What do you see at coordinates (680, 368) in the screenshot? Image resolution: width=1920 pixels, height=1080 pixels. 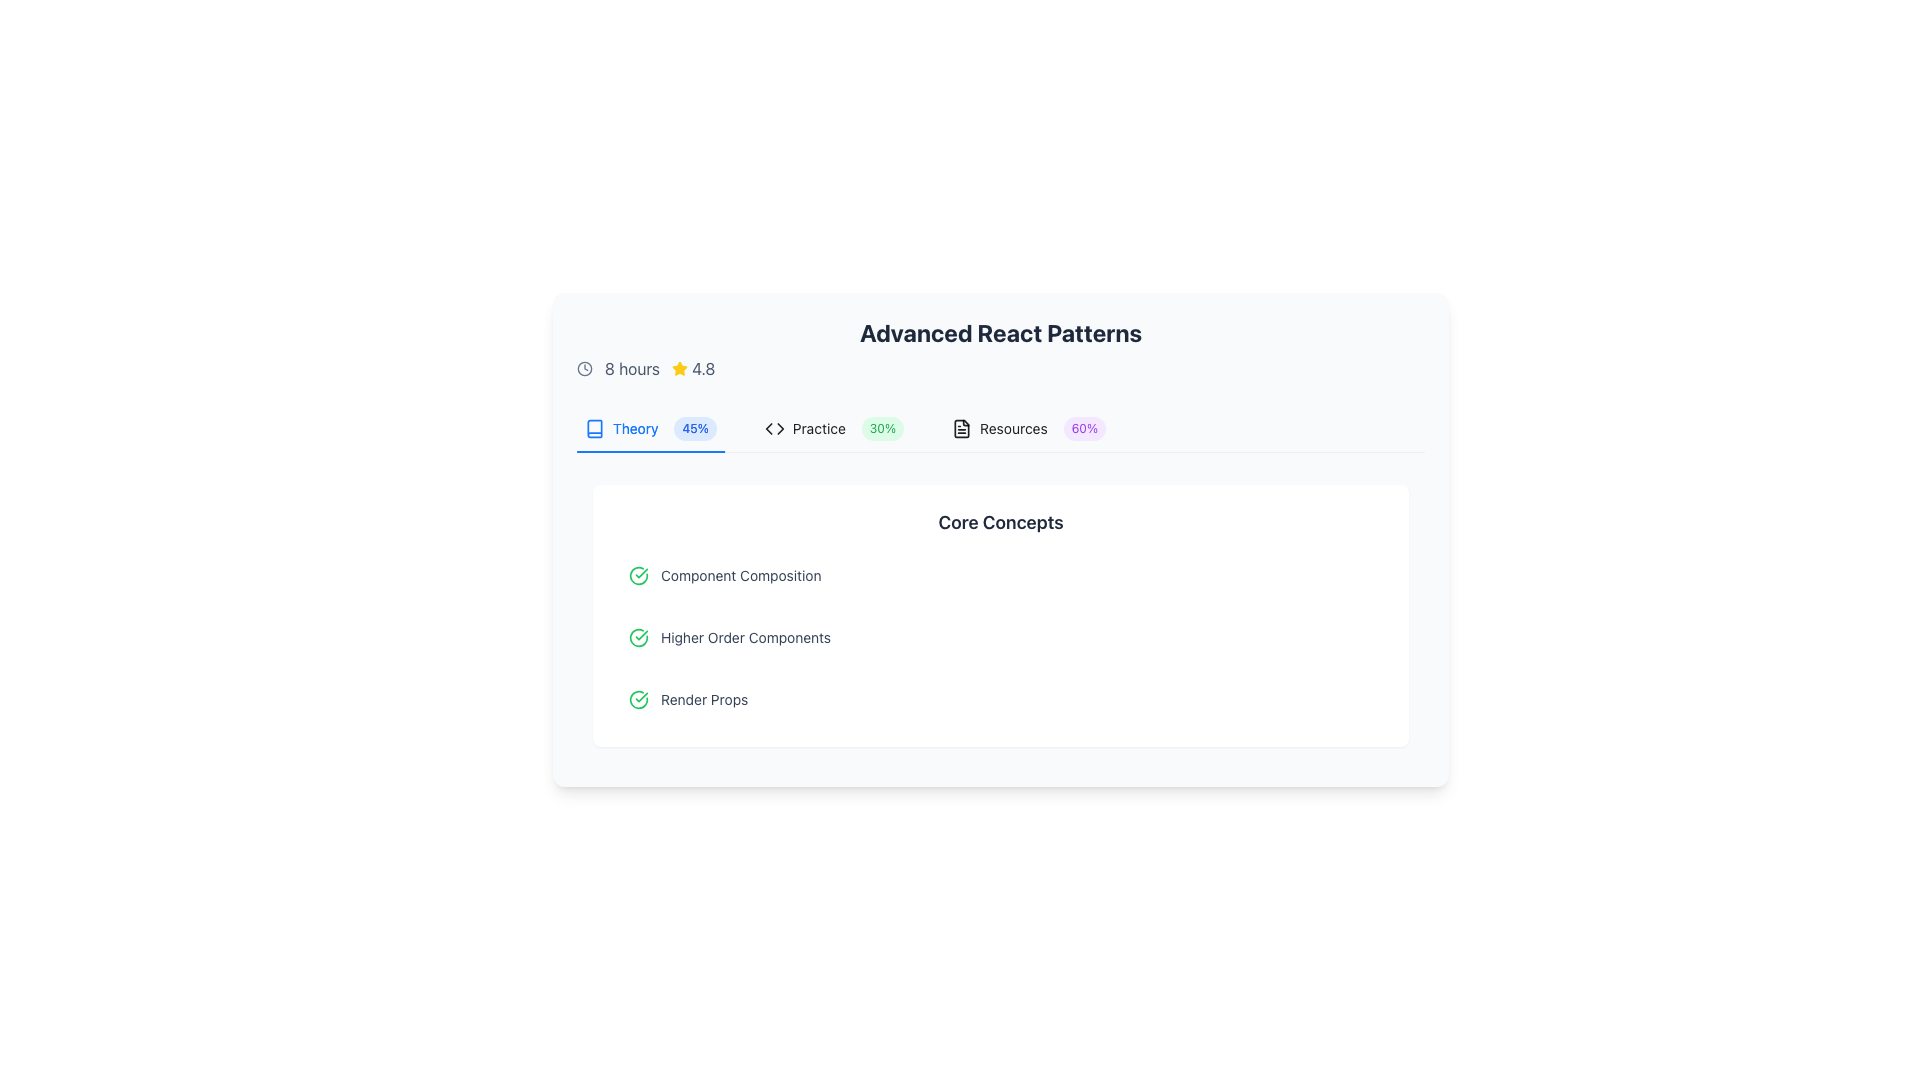 I see `the vibrant yellow star-shaped icon representing a rating, located near the top-left section of the interface, adjacent to the text '8 hours' and the clock symbol` at bounding box center [680, 368].